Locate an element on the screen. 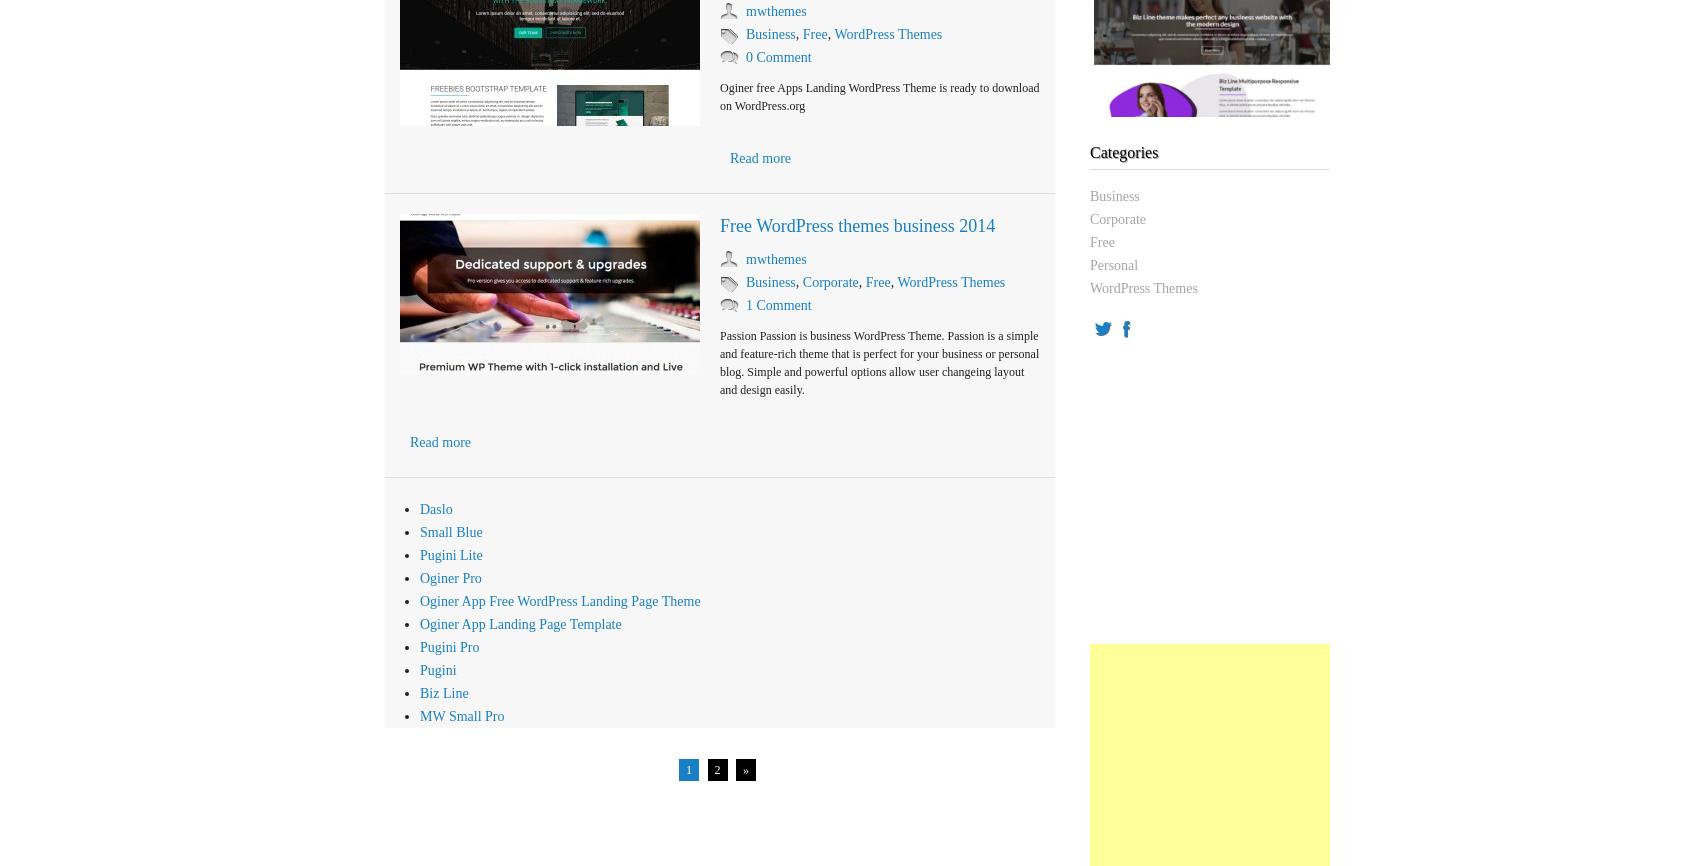 The image size is (1700, 866). 'Oginer App Landing Page Template' is located at coordinates (419, 624).